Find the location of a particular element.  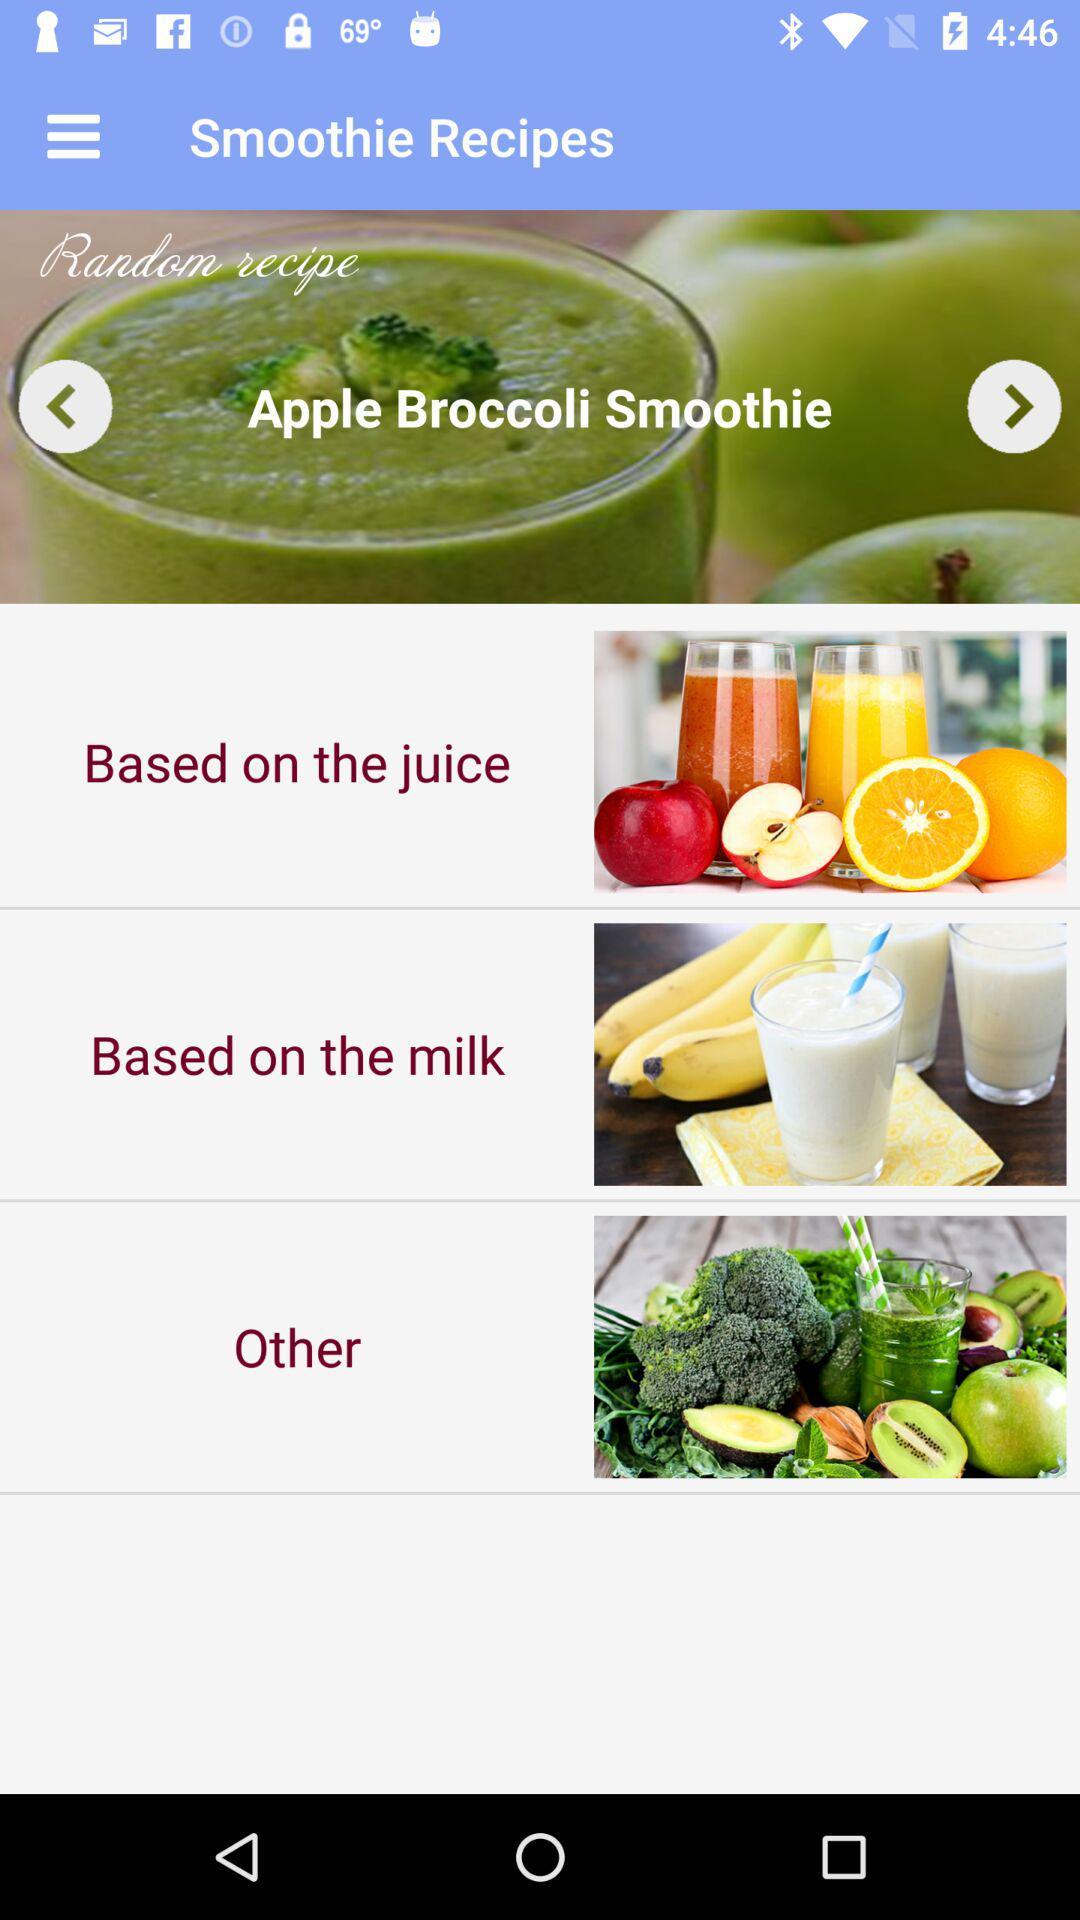

the visibility icon is located at coordinates (1014, 405).